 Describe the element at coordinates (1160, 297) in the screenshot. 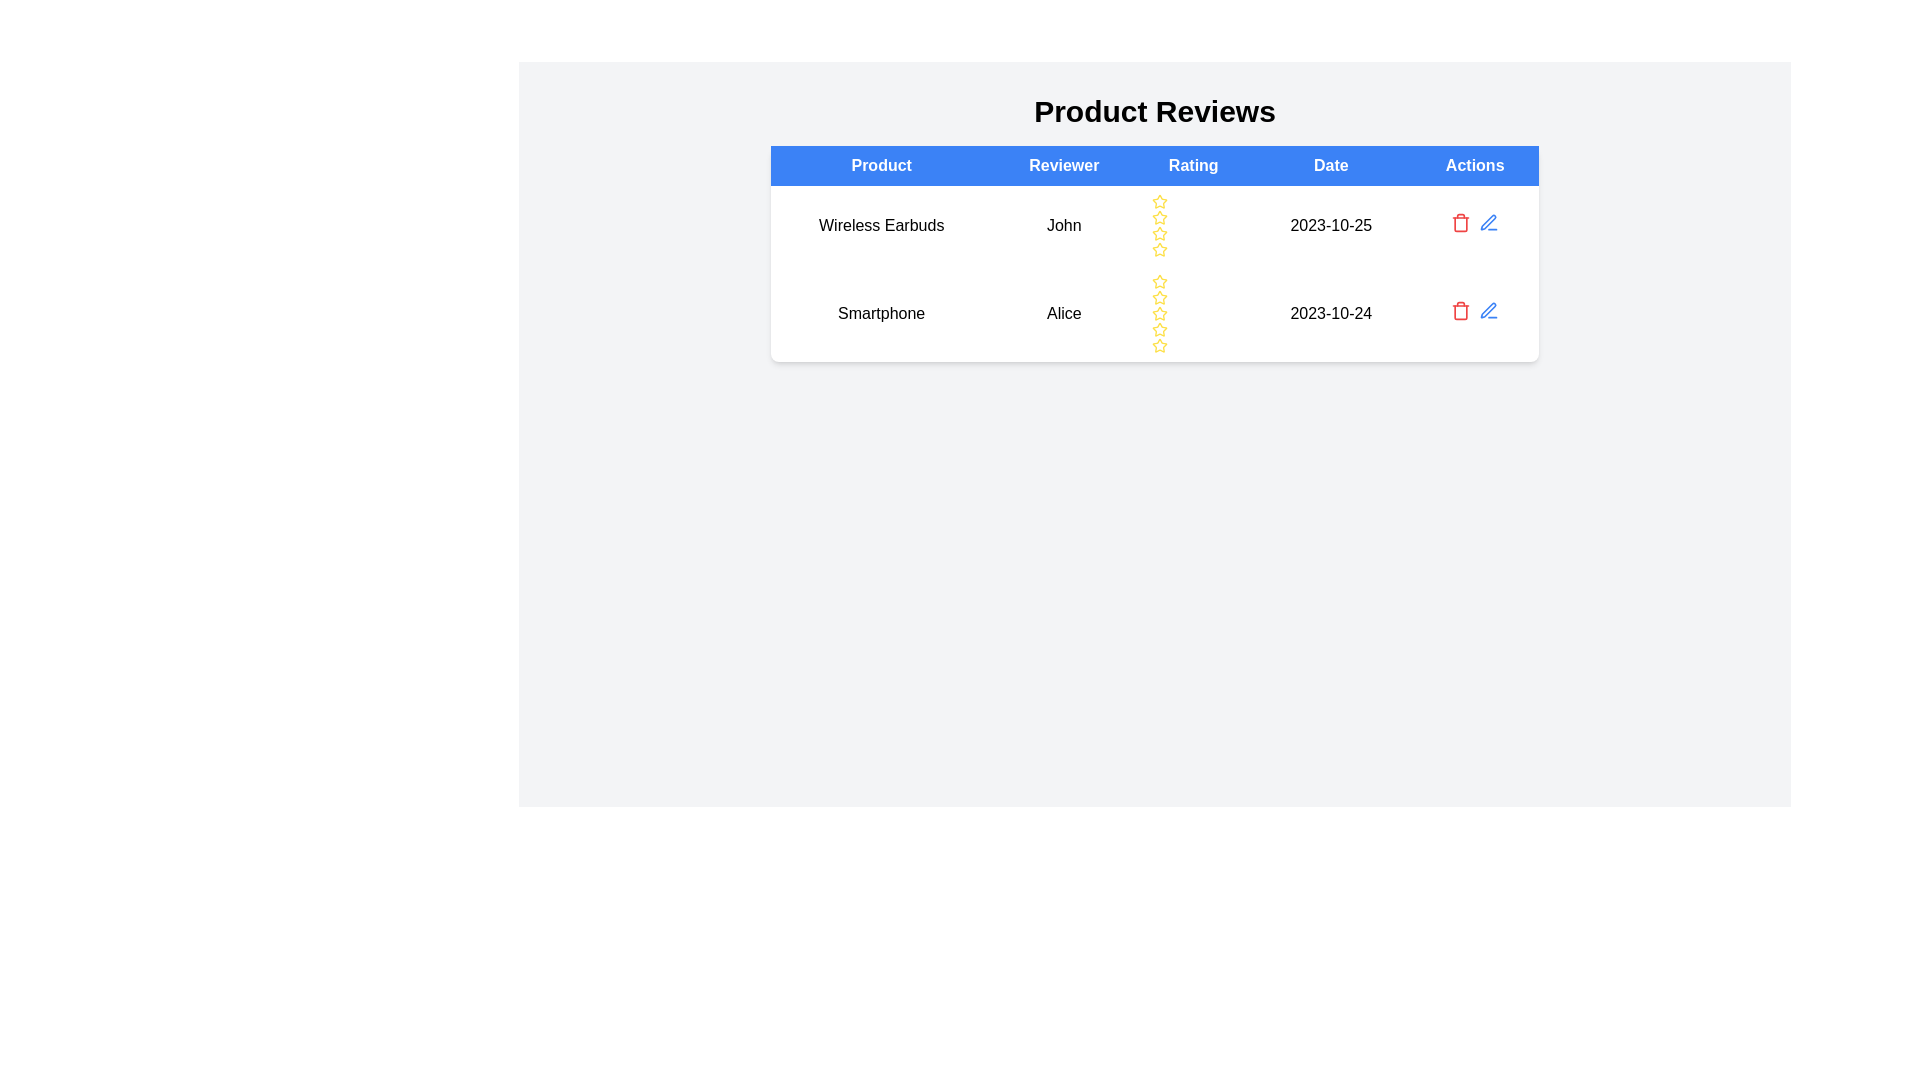

I see `the third yellow star icon in the rating section associated with reviewer 'Alice' for the product 'Smartphone'` at that location.